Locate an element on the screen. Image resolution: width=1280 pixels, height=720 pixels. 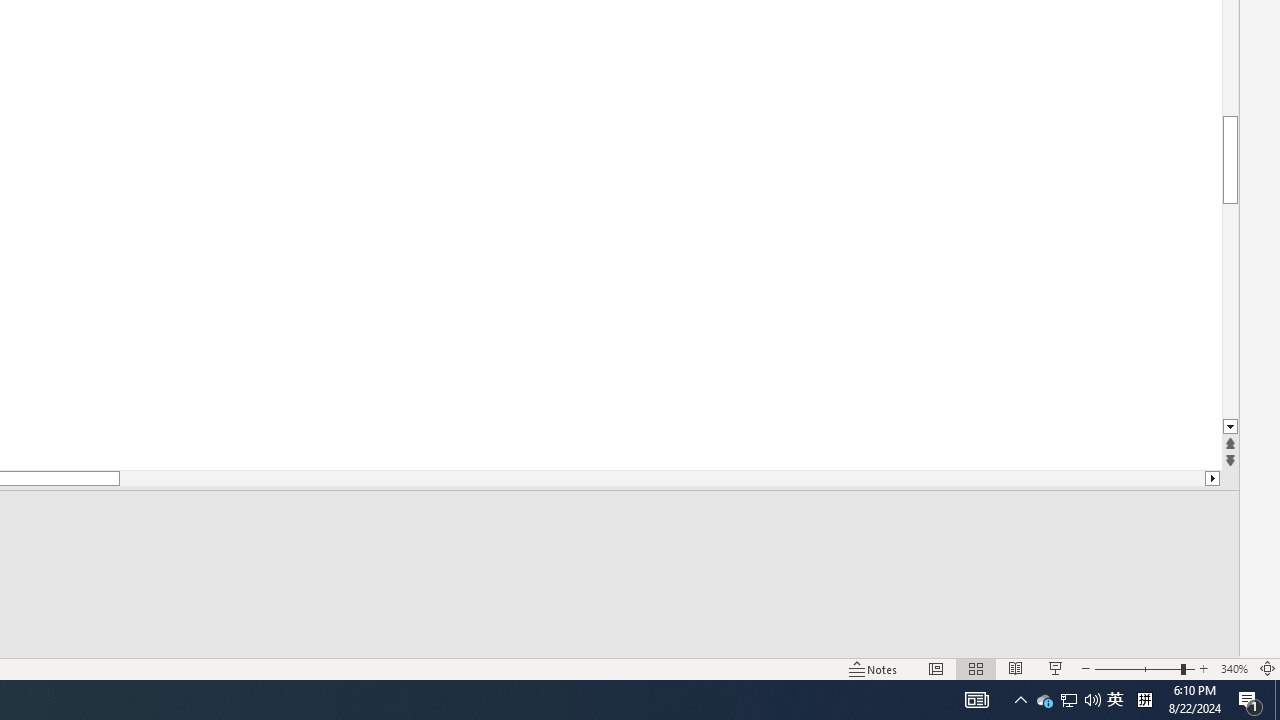
'Zoom to Fit ' is located at coordinates (1266, 669).